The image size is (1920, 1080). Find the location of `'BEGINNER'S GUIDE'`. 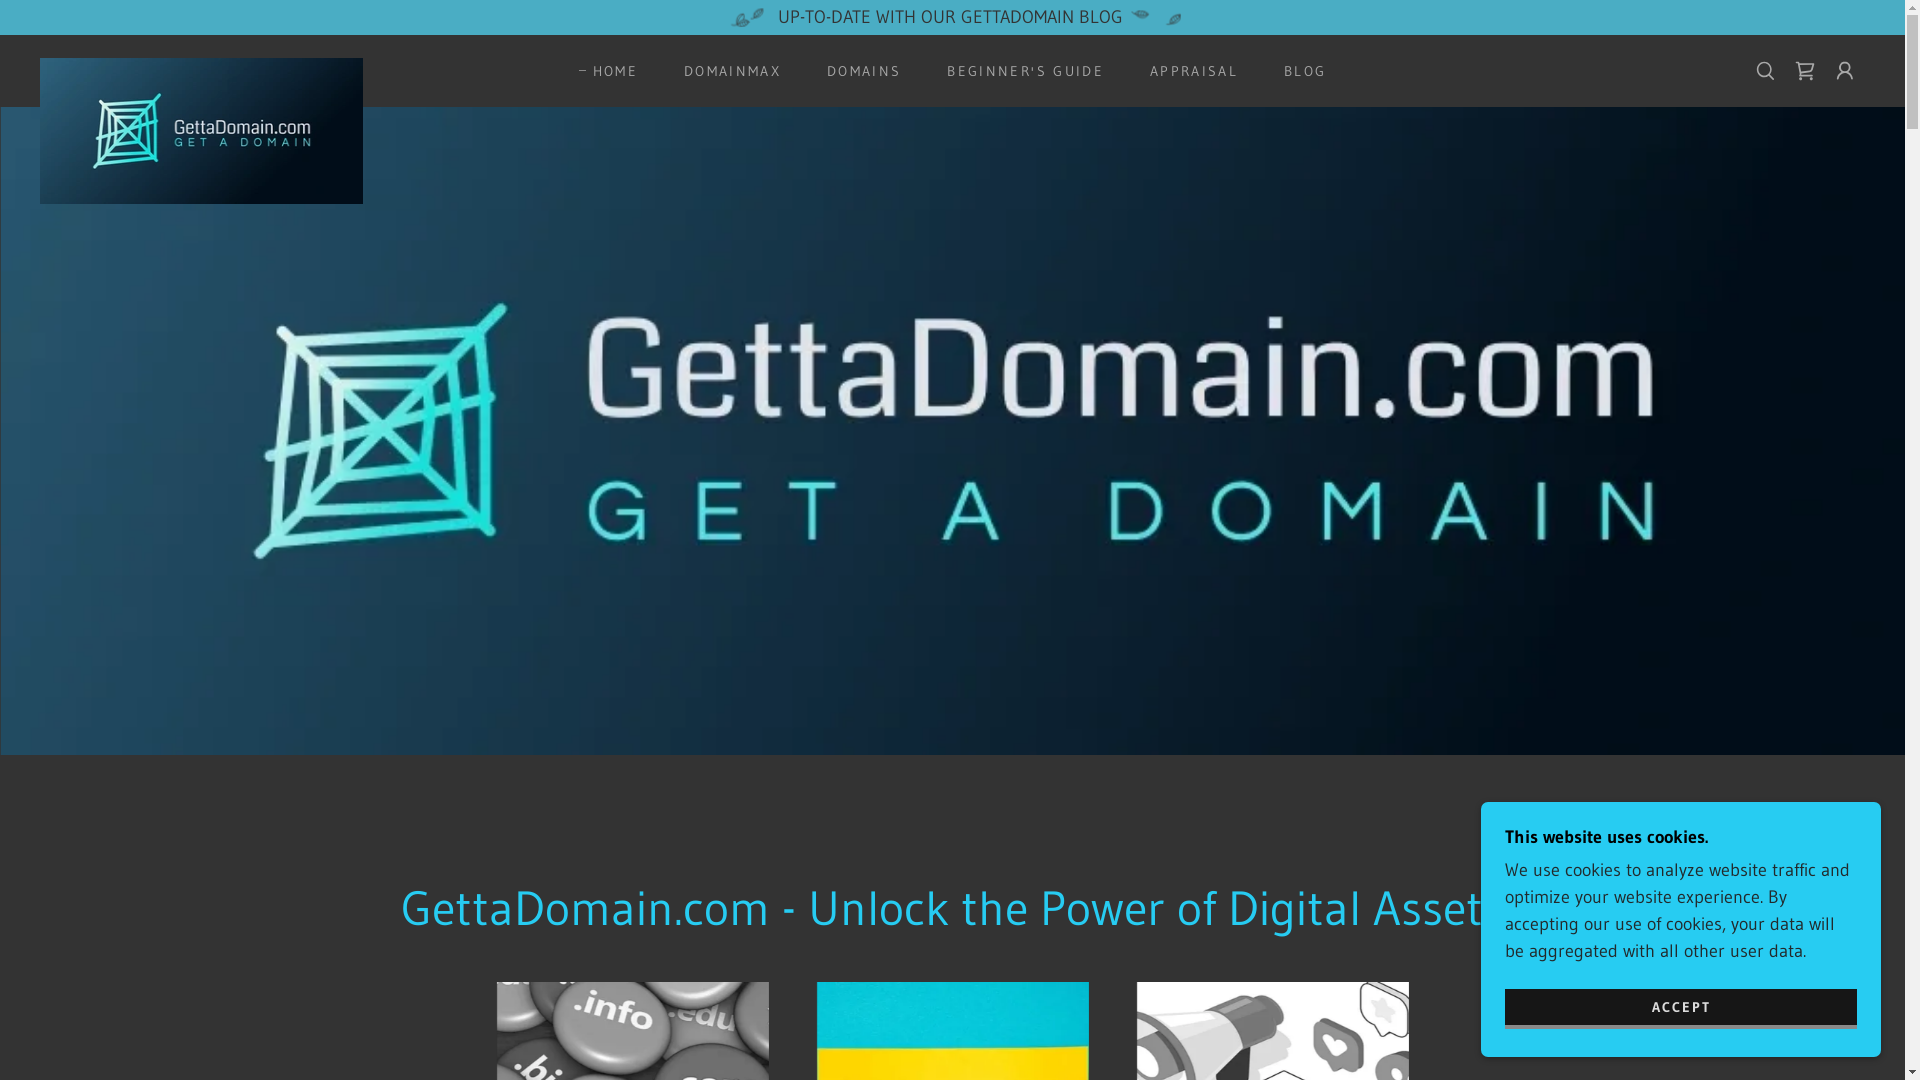

'BEGINNER'S GUIDE' is located at coordinates (1017, 69).